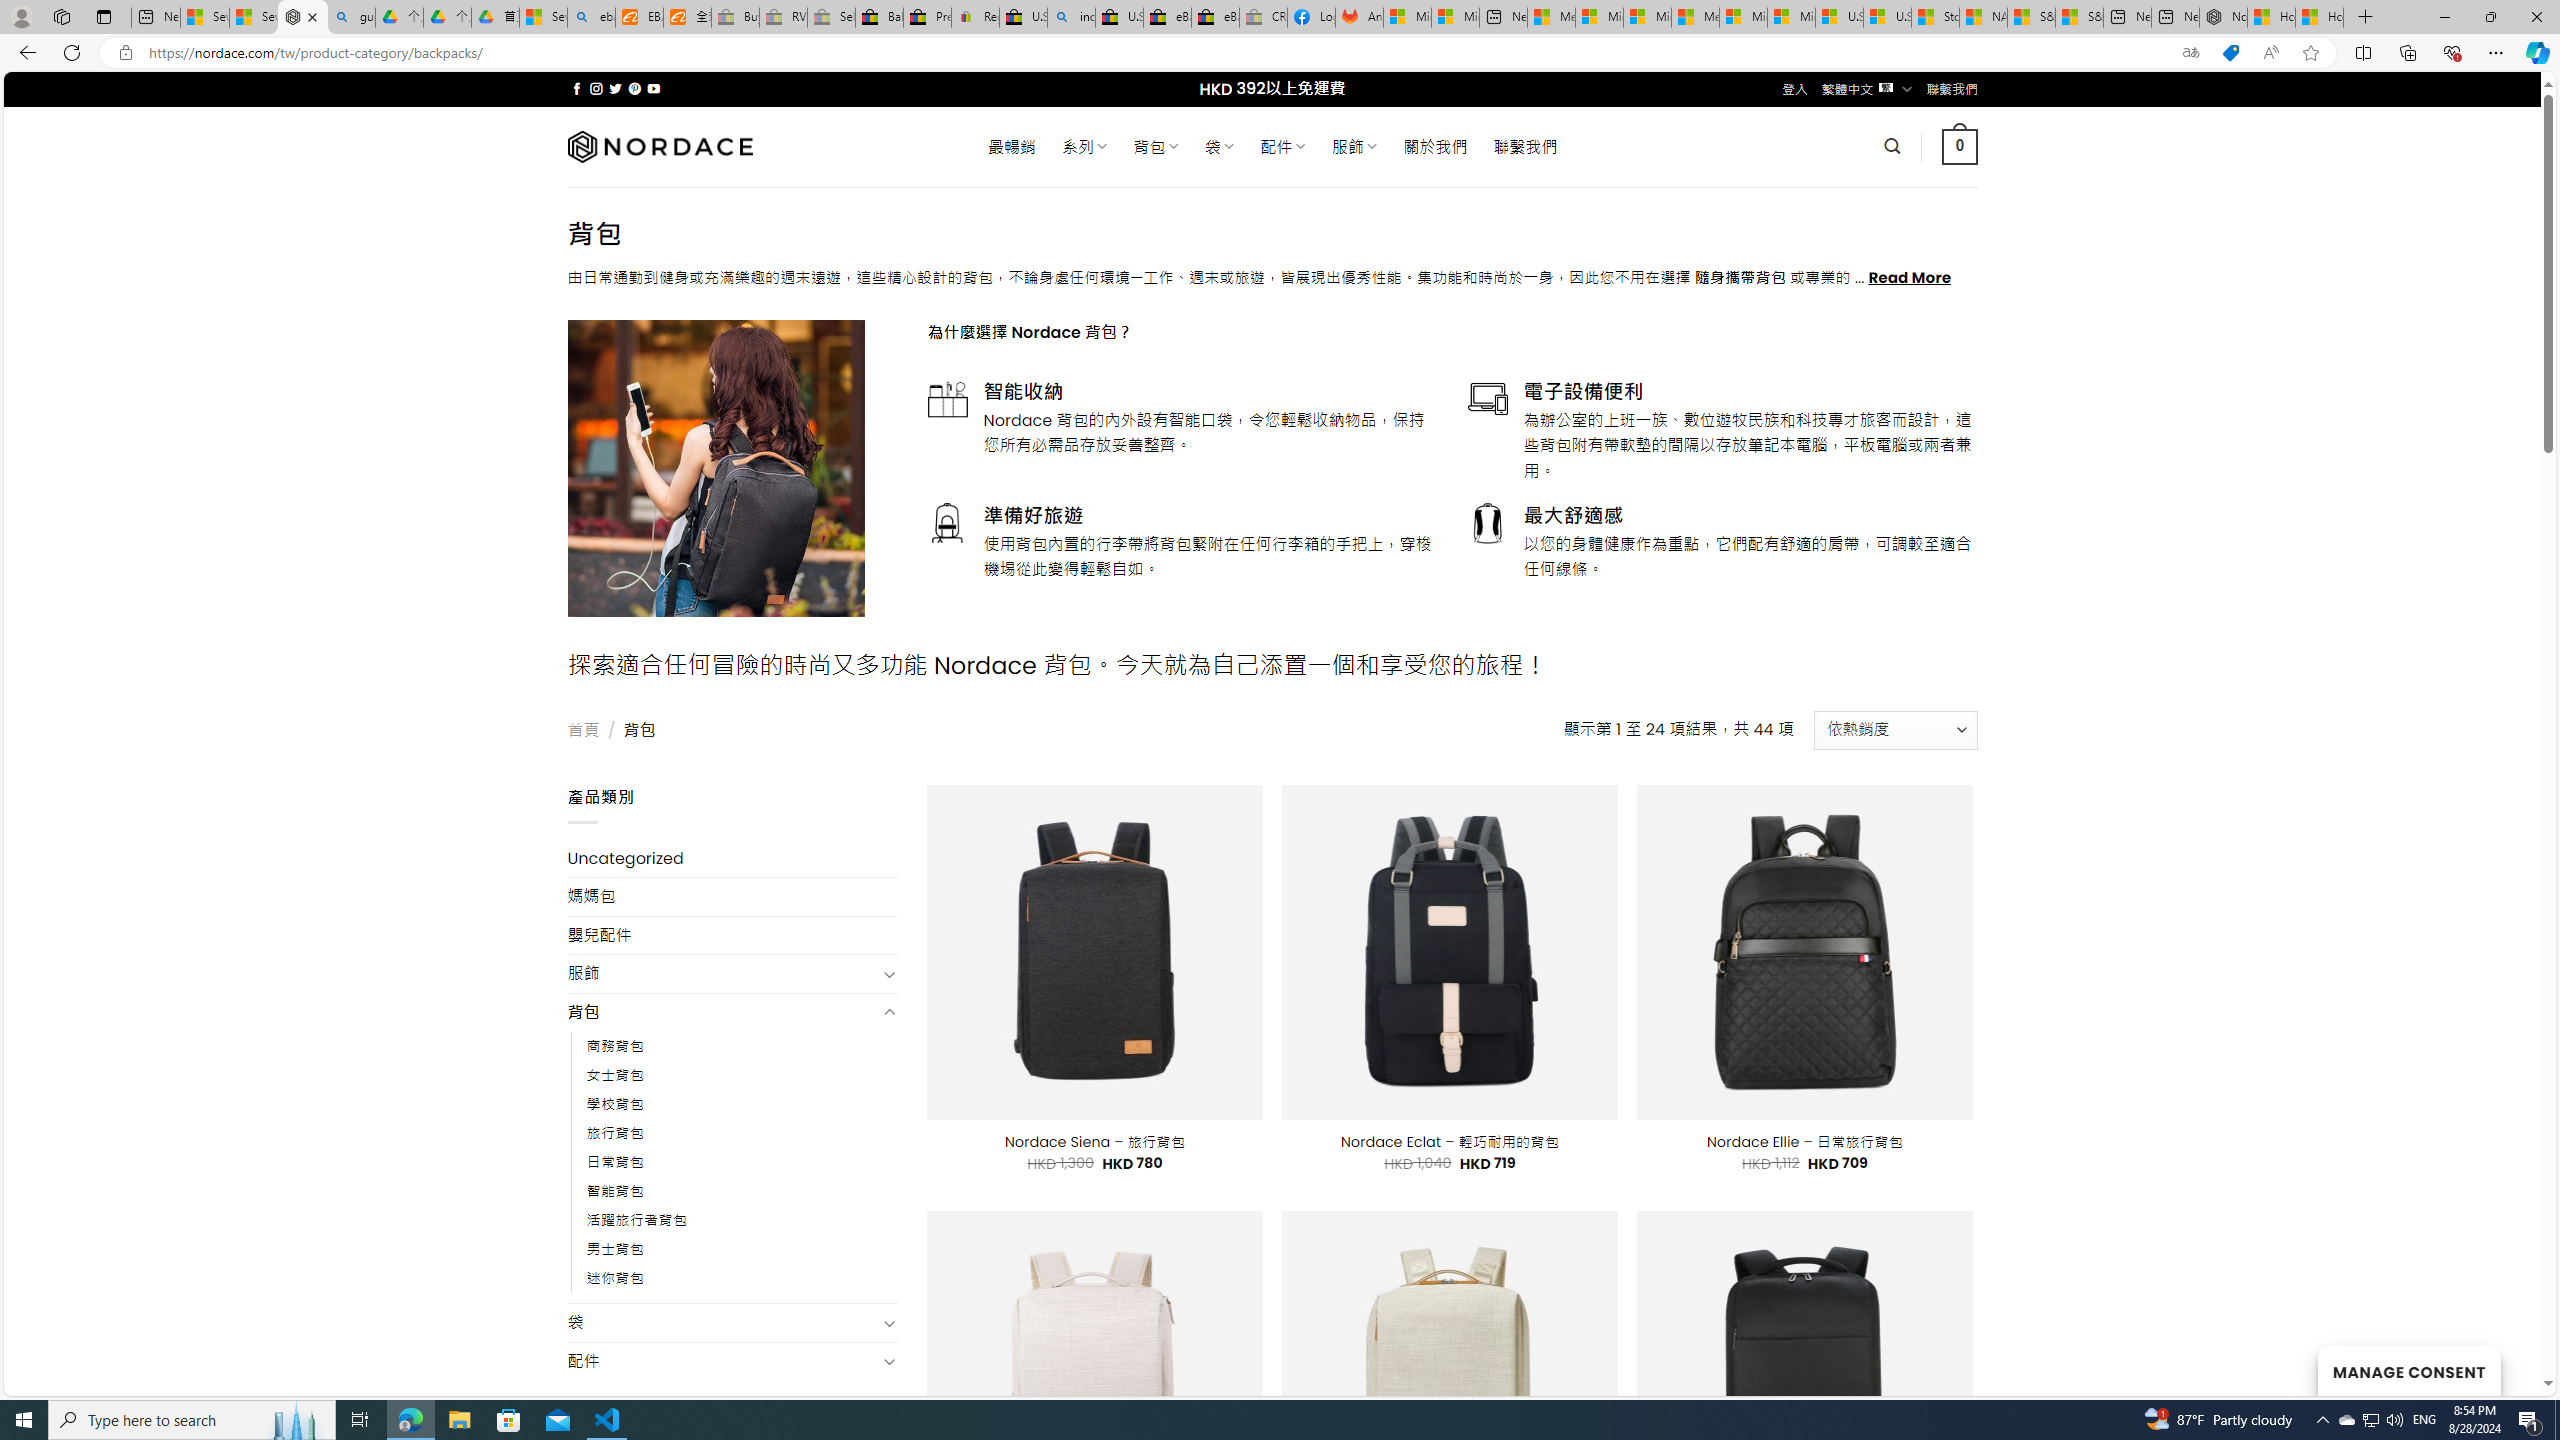 This screenshot has height=1440, width=2560. Describe the element at coordinates (351, 16) in the screenshot. I see `'guge yunpan - Search'` at that location.